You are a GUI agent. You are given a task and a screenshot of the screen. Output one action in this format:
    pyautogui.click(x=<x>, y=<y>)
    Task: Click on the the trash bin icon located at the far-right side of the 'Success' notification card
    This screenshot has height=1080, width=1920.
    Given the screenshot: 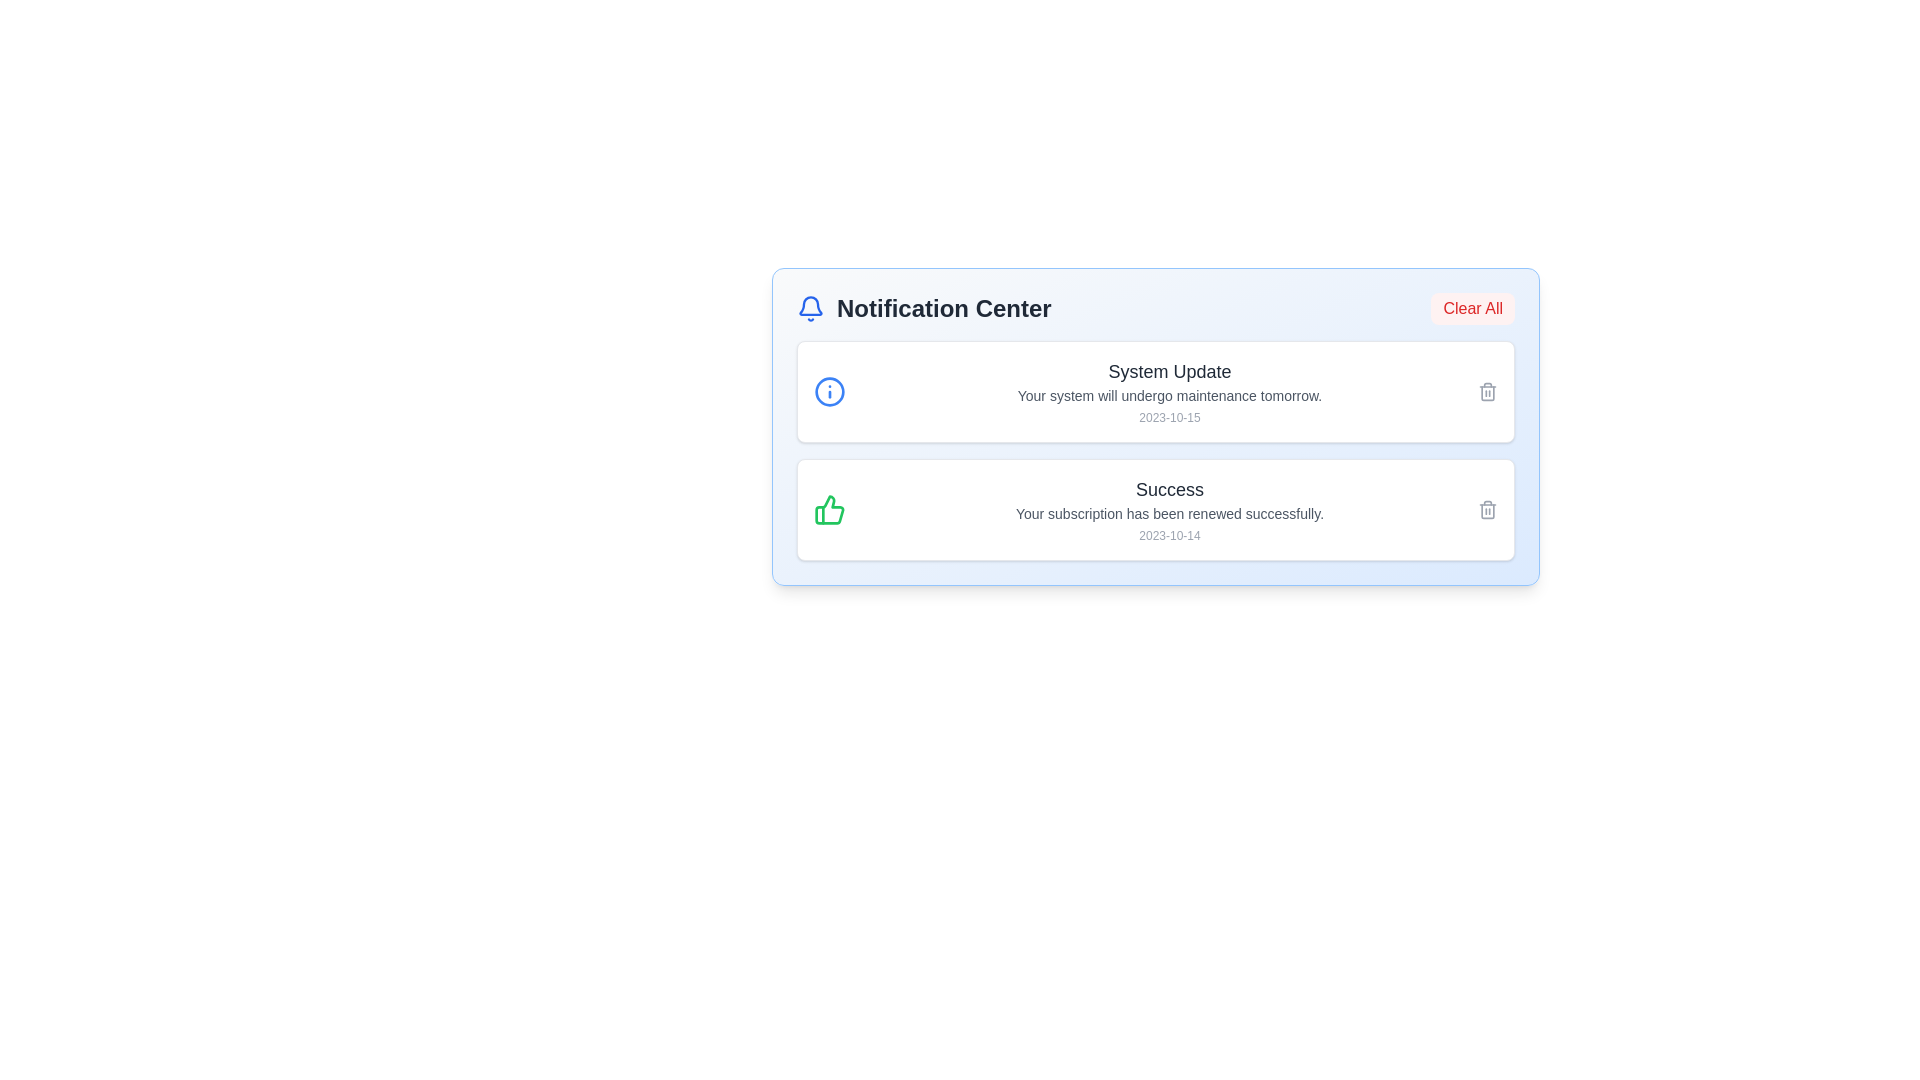 What is the action you would take?
    pyautogui.click(x=1488, y=508)
    